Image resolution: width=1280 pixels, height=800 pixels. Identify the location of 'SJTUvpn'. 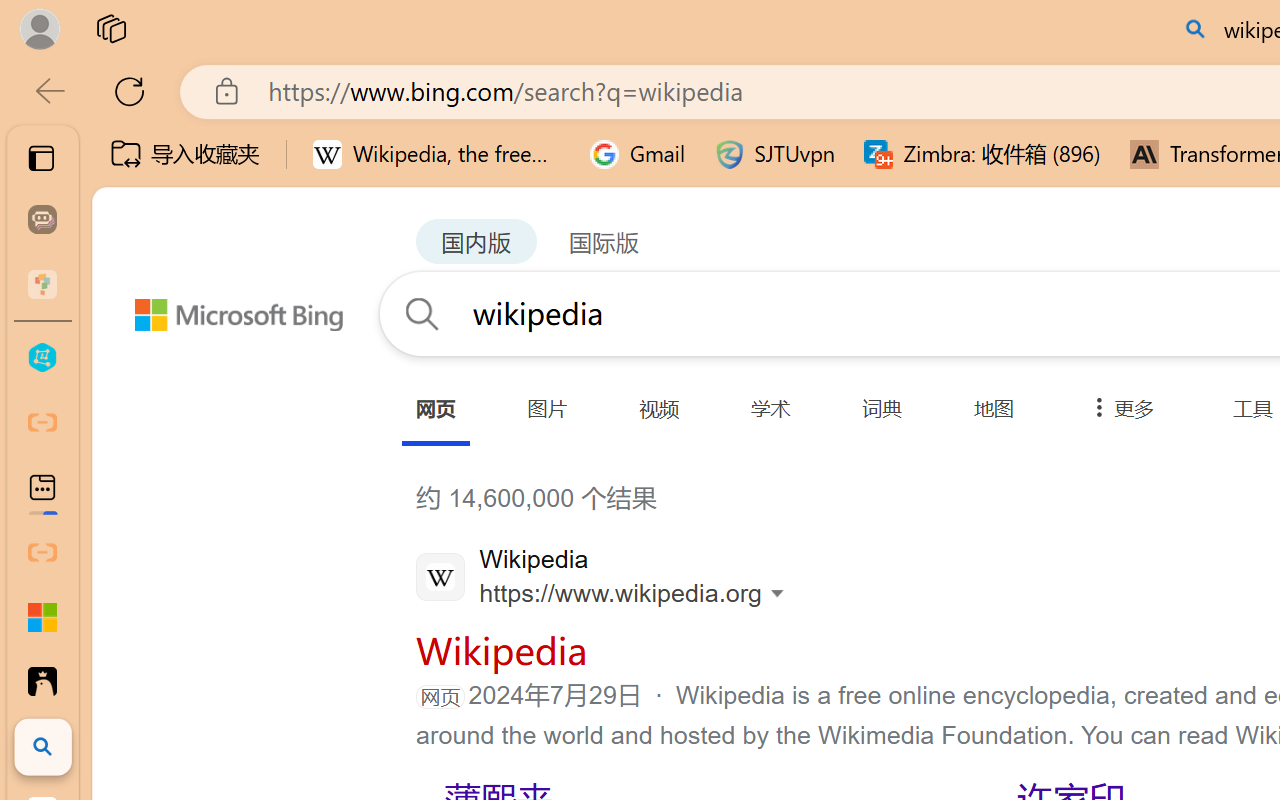
(773, 154).